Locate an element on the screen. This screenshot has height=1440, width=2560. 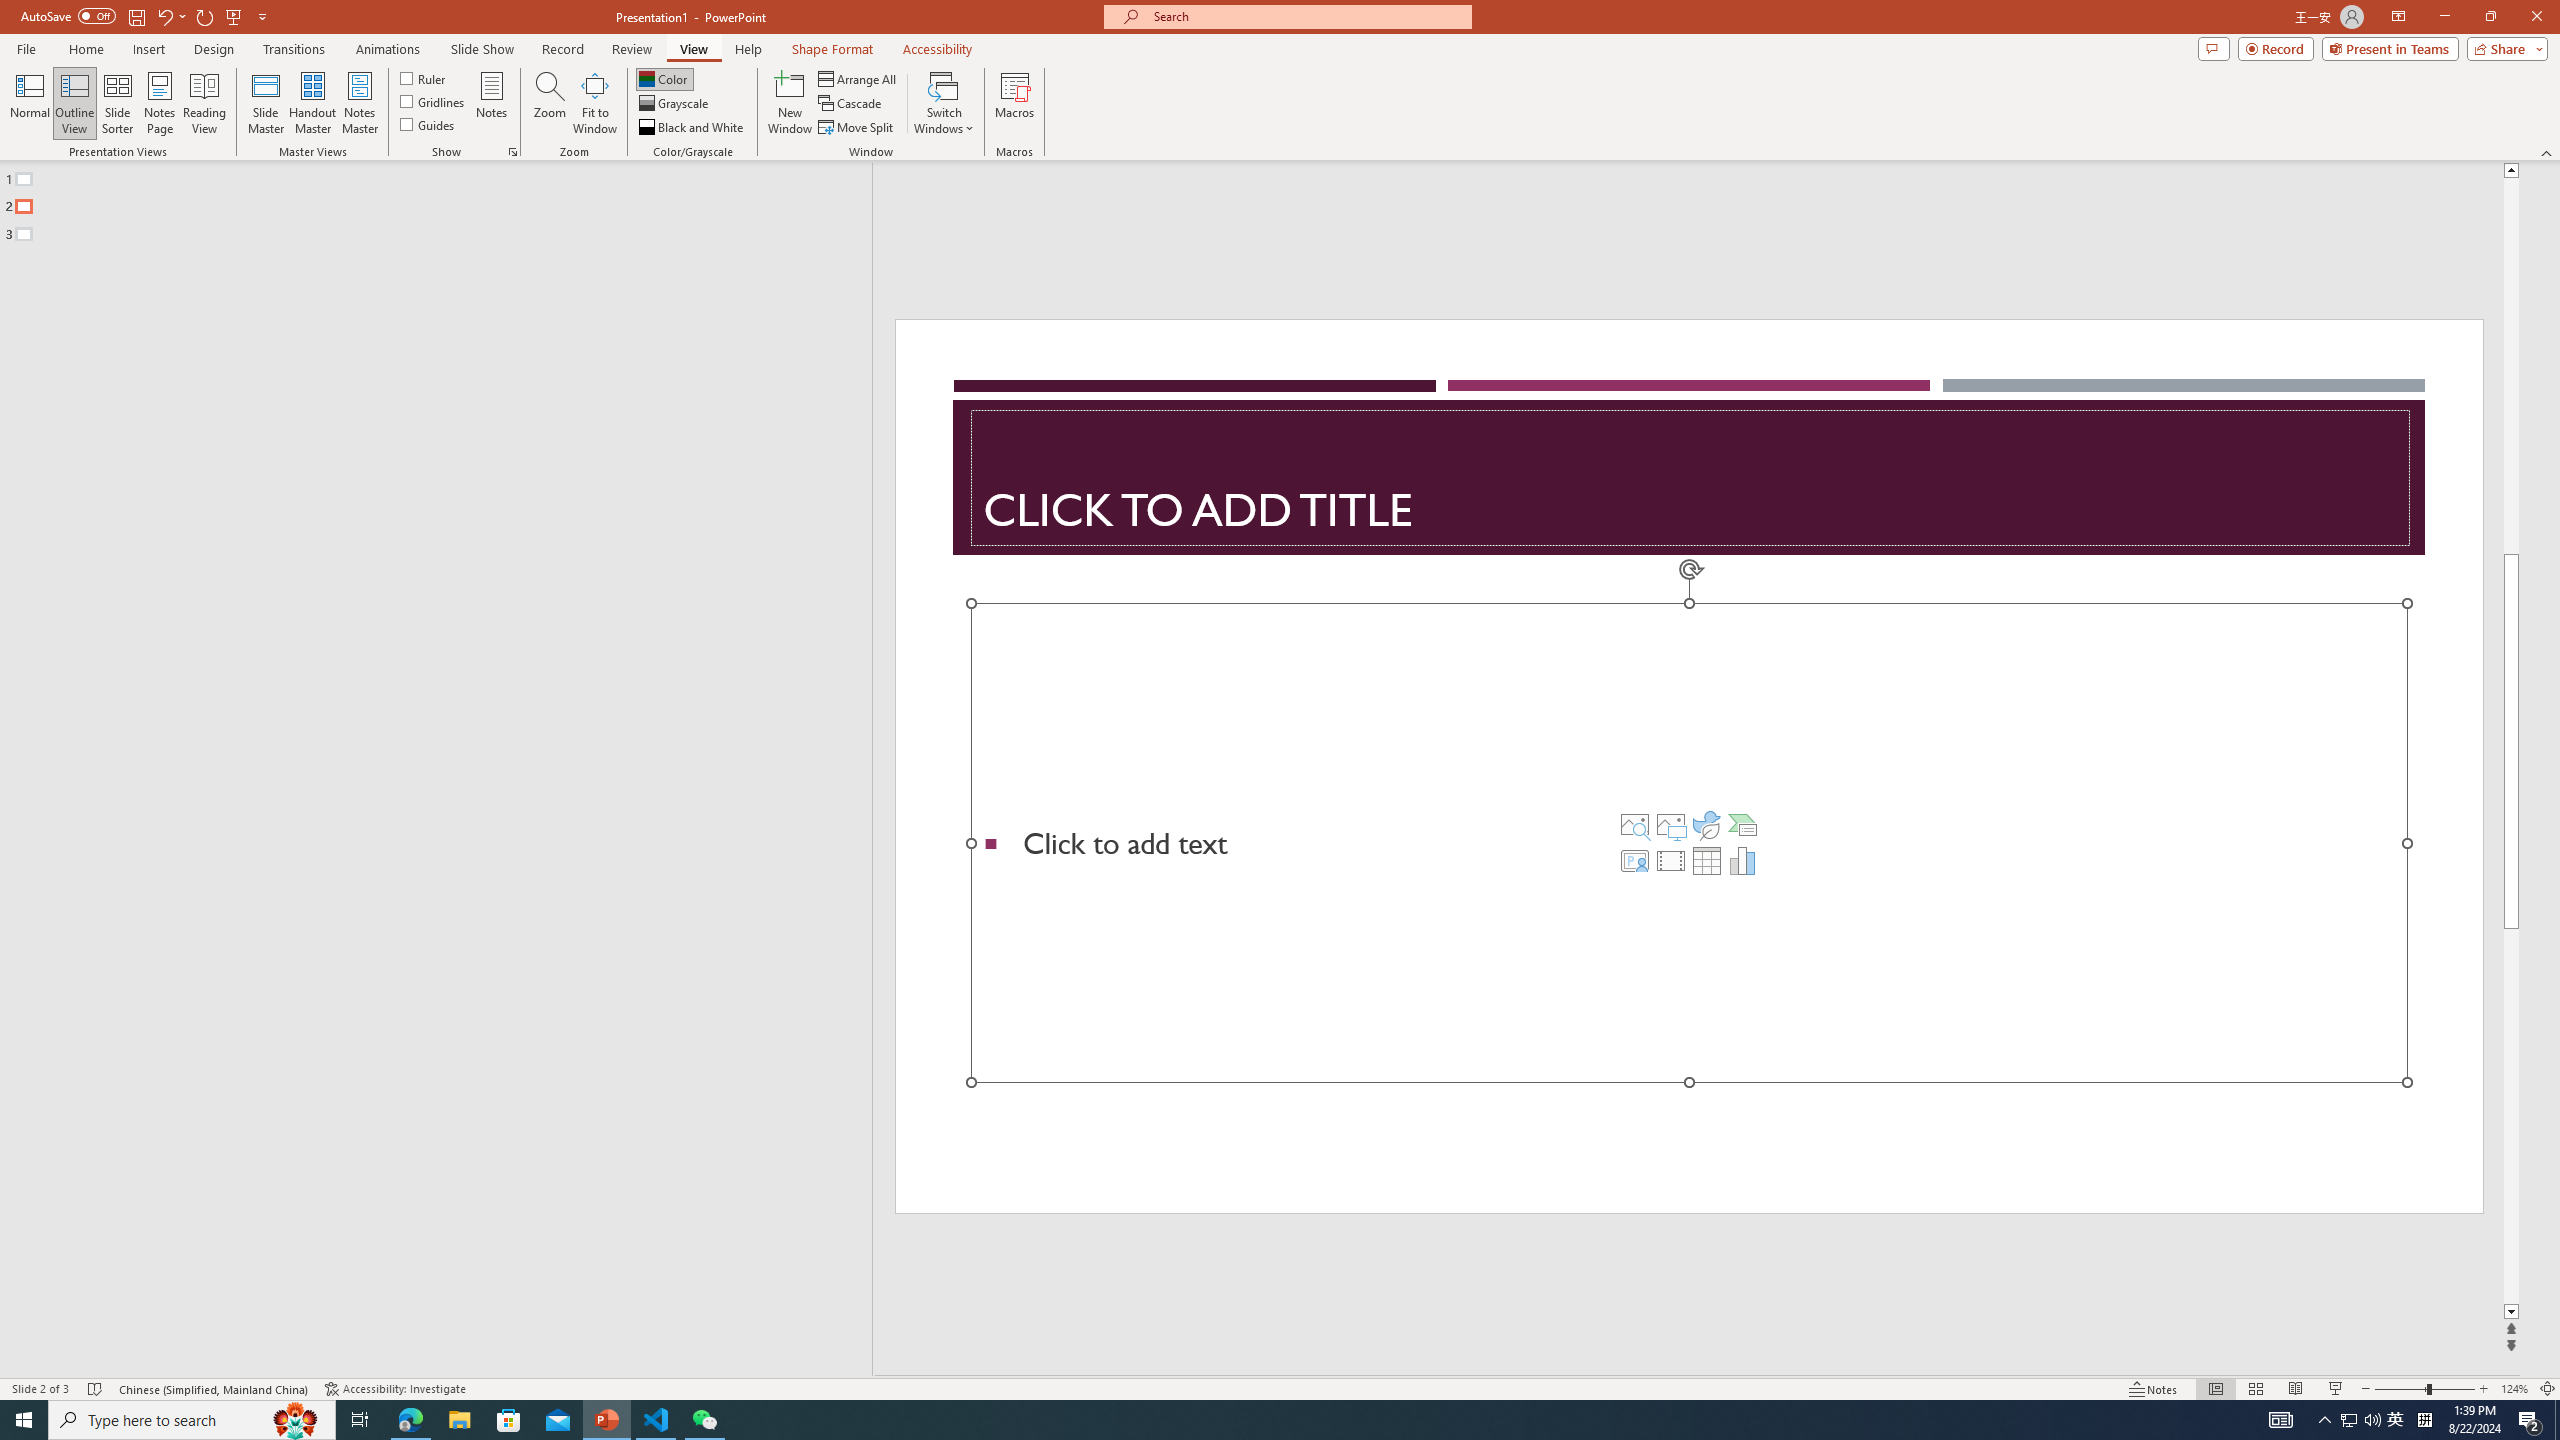
'Gridlines' is located at coordinates (432, 99).